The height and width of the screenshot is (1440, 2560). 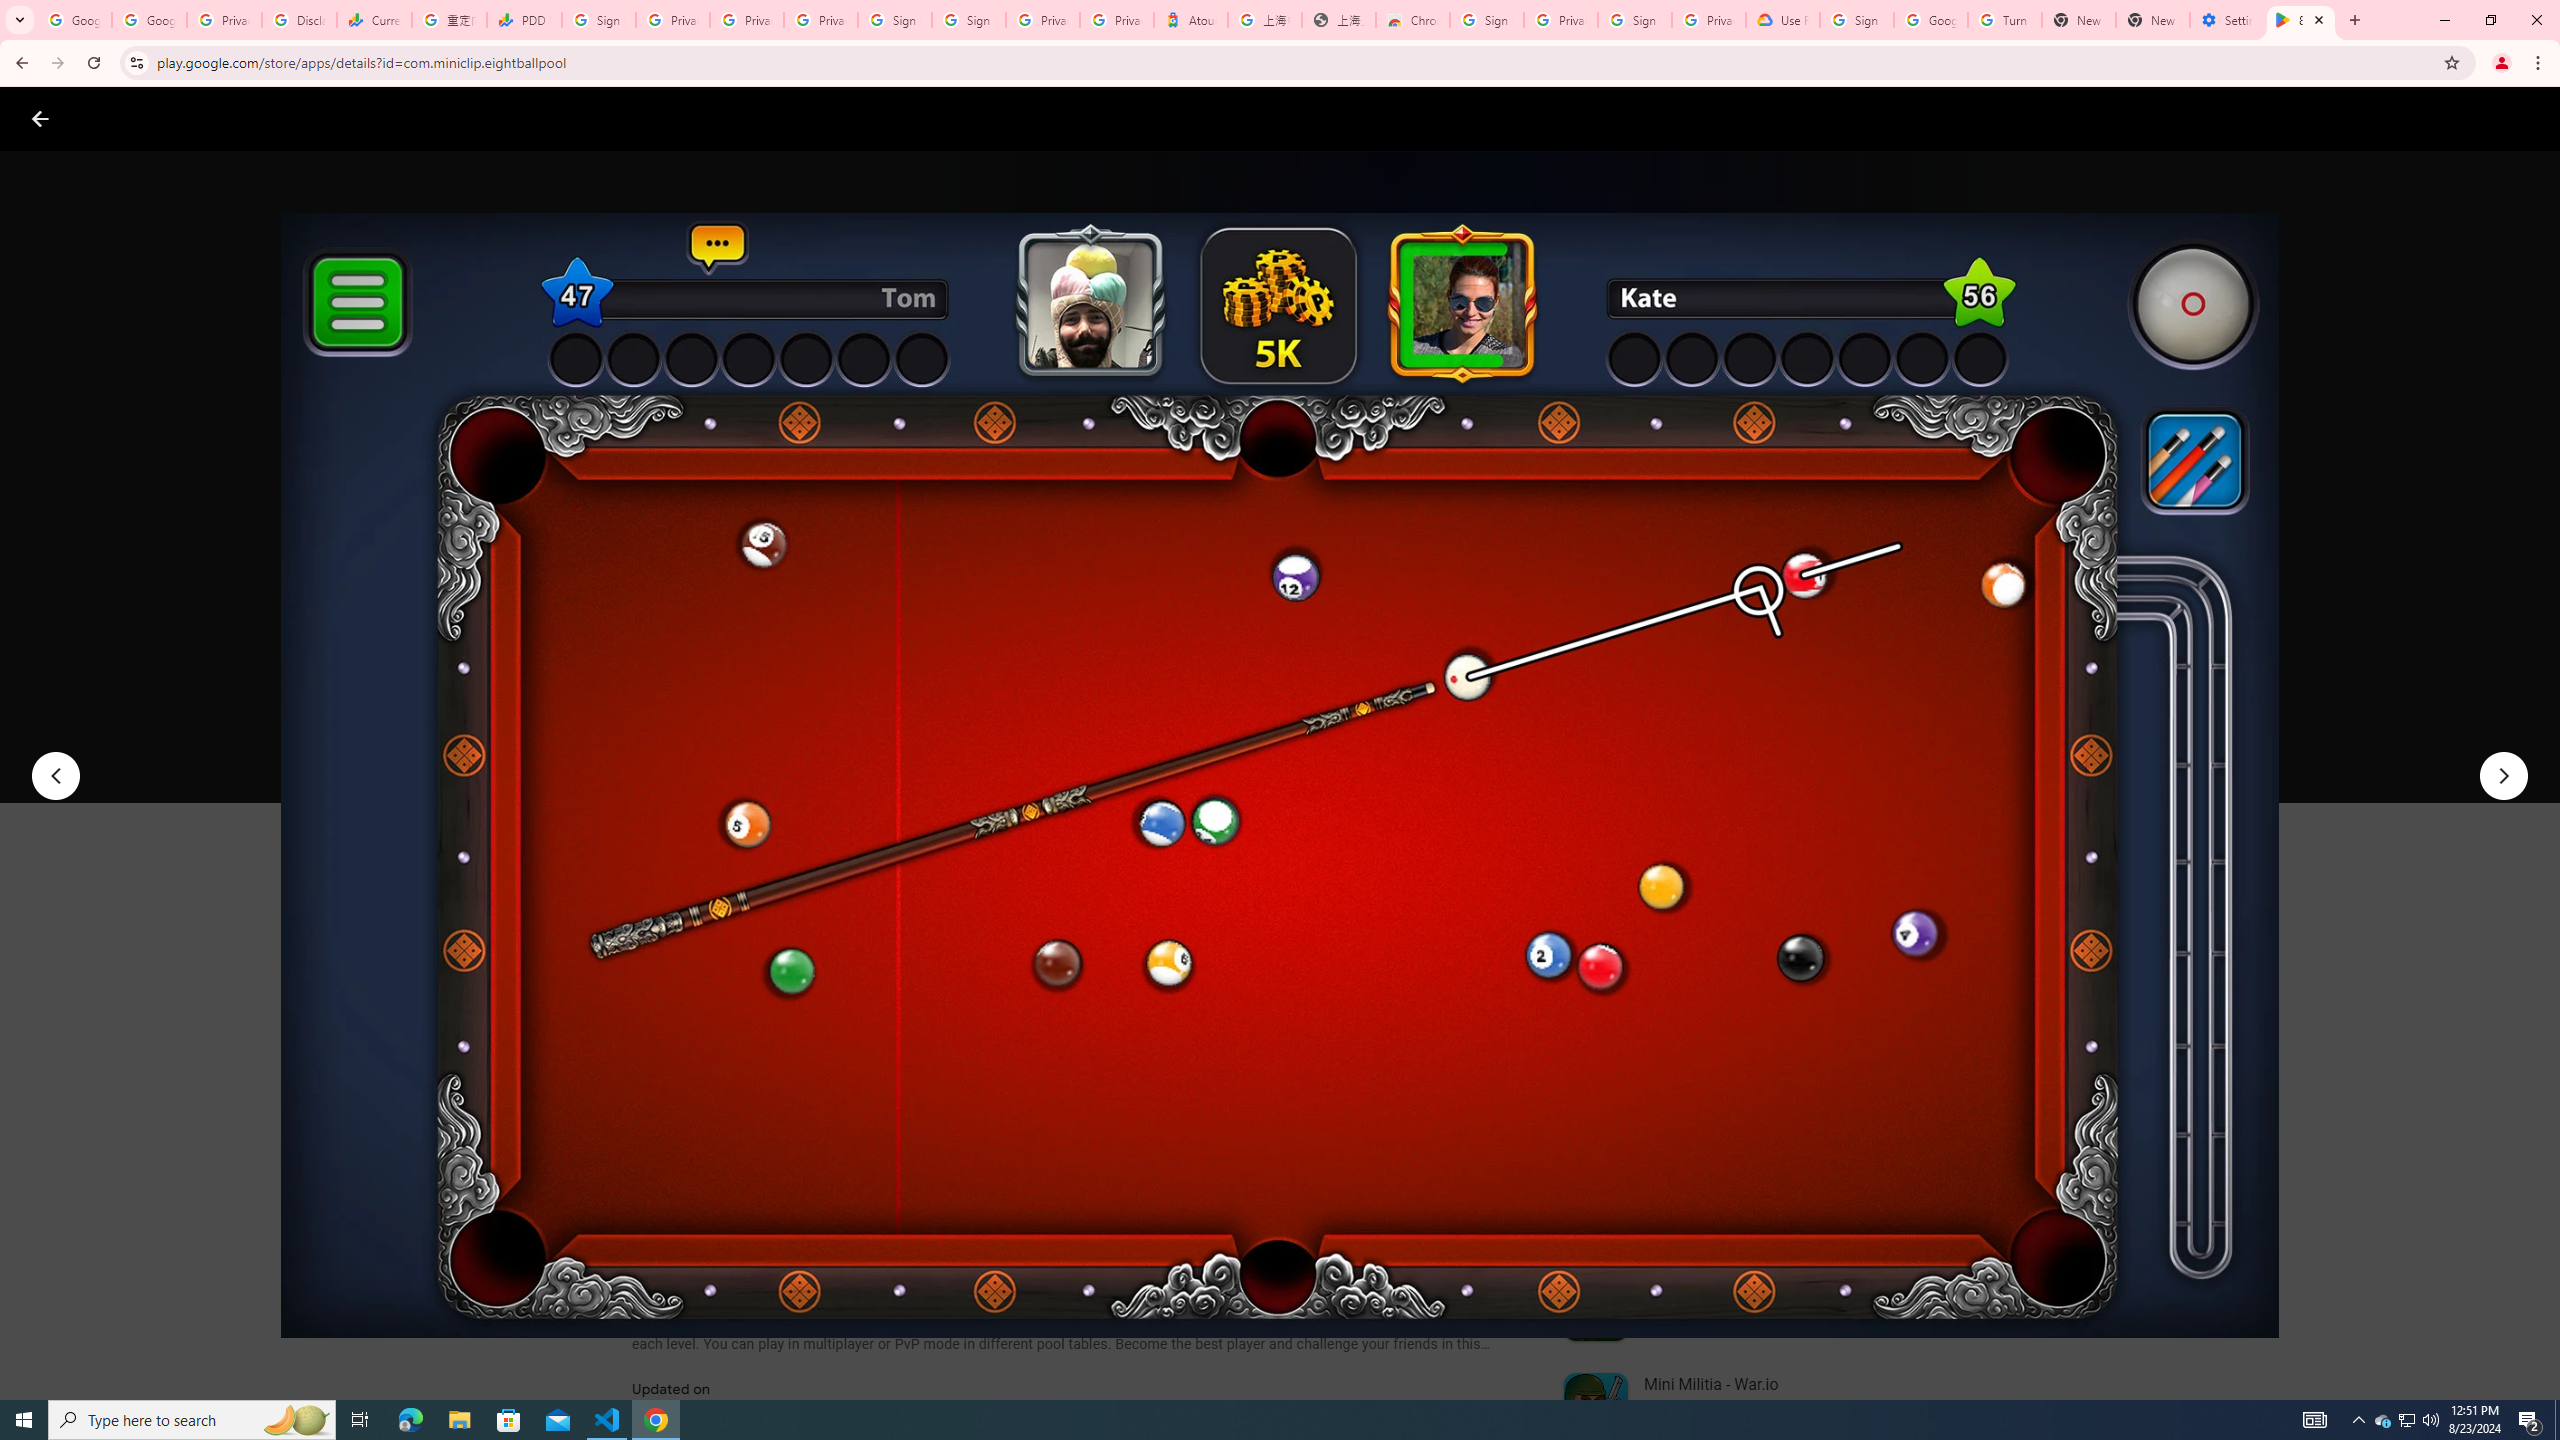 What do you see at coordinates (2226, 19) in the screenshot?
I see `'Settings - System'` at bounding box center [2226, 19].